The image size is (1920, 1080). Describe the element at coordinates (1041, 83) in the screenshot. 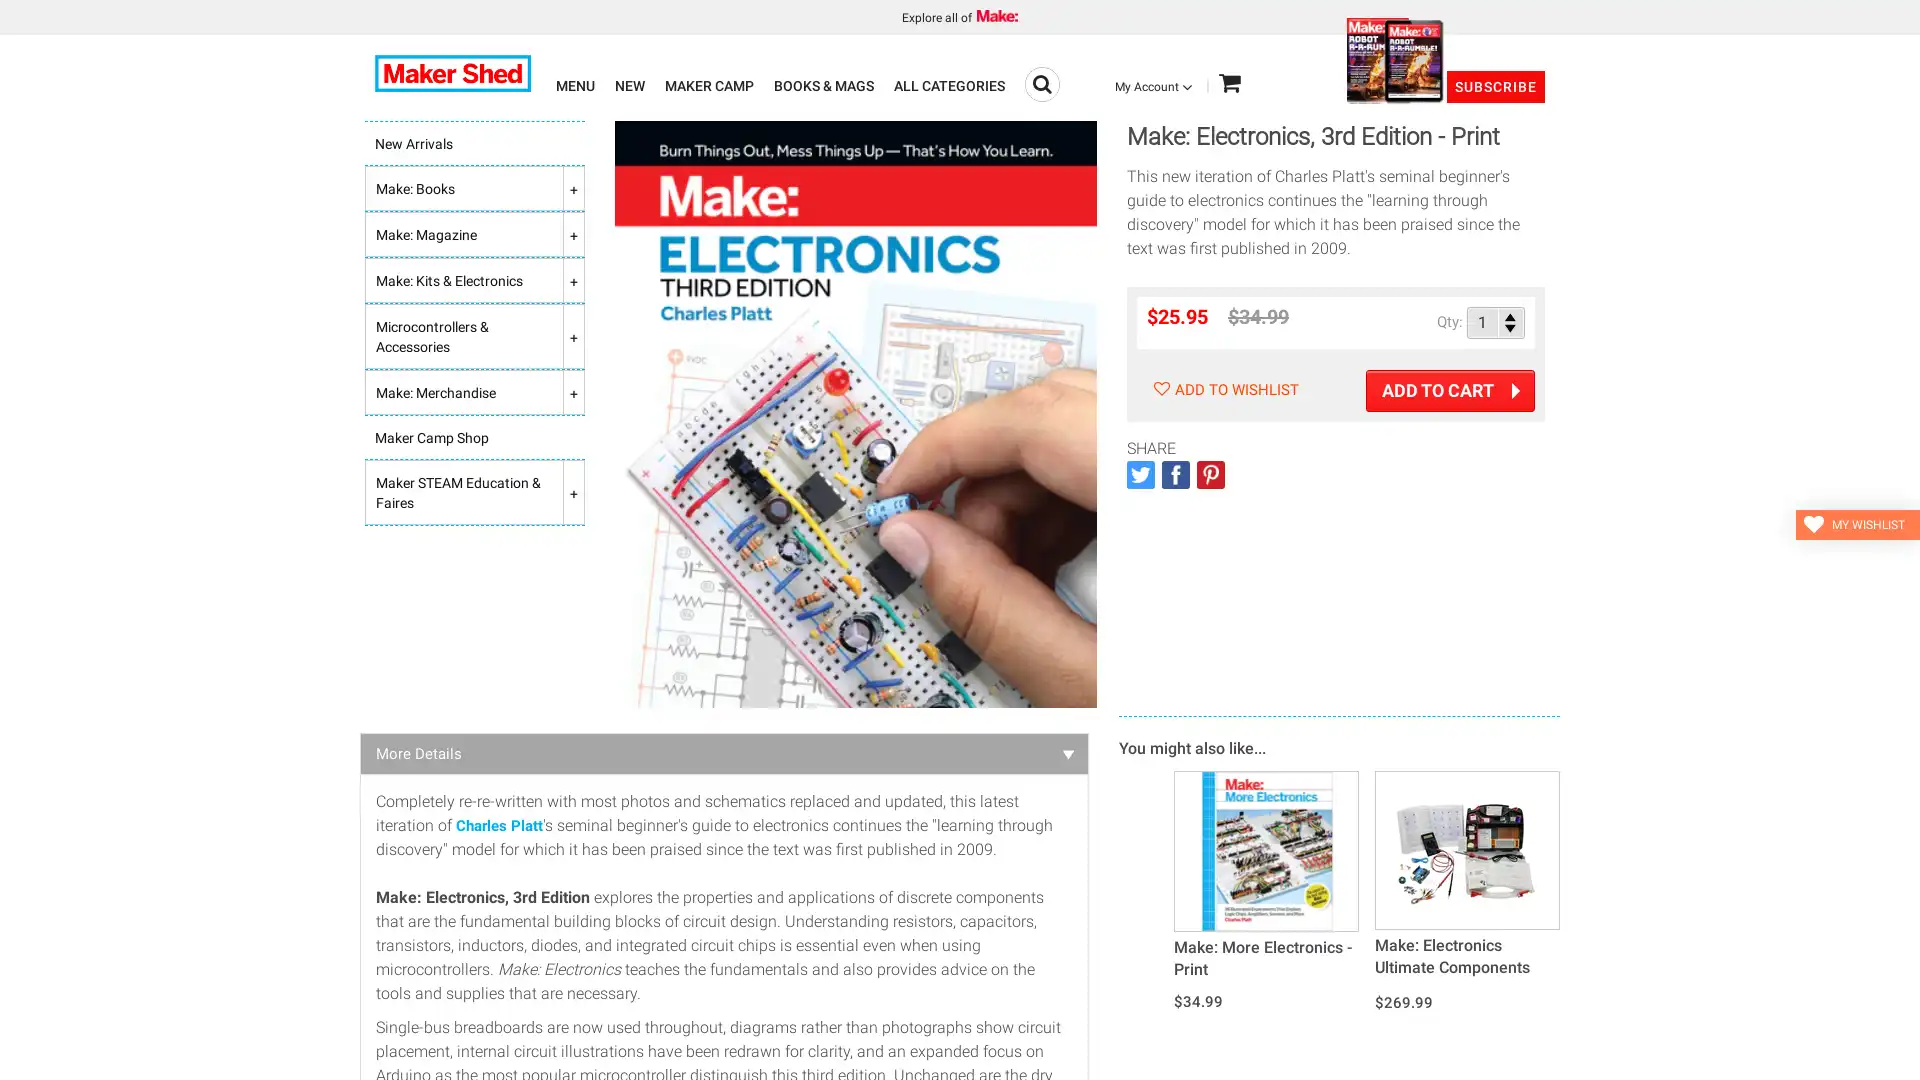

I see `GO` at that location.